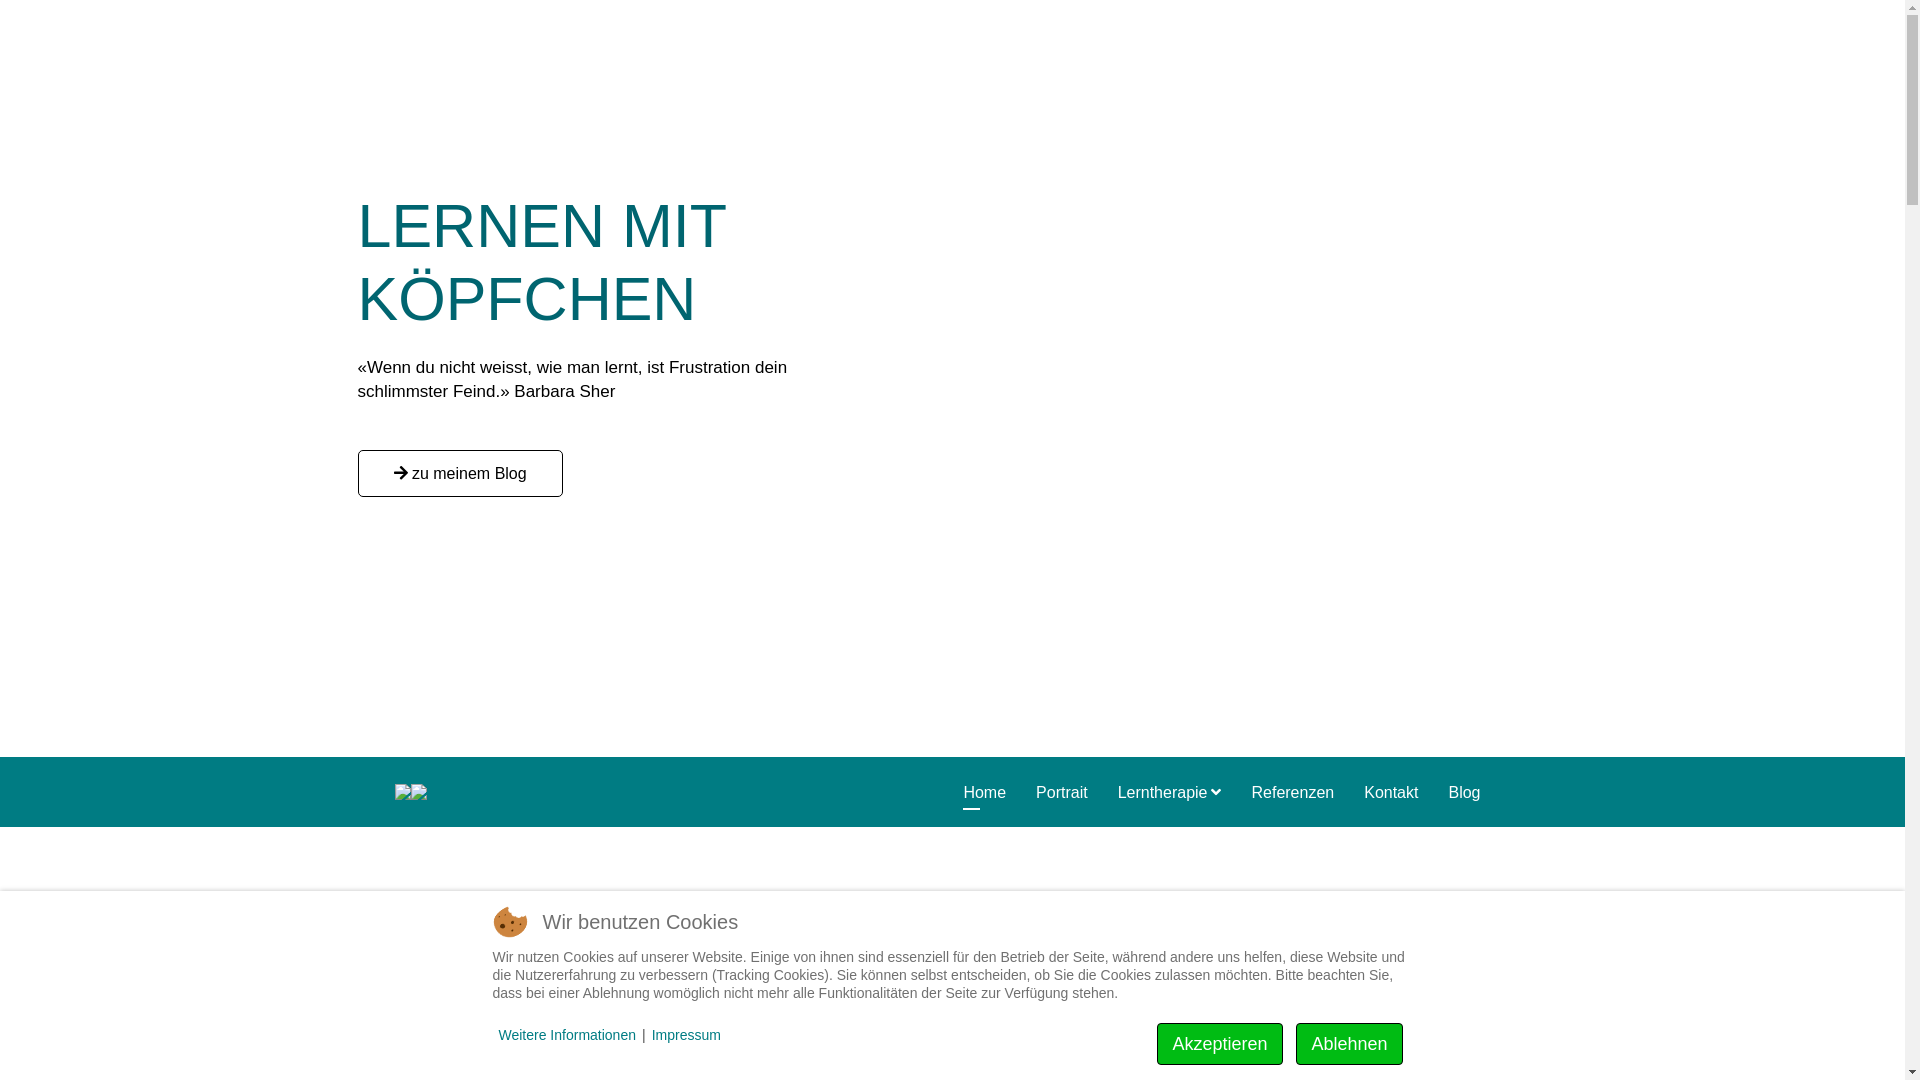  Describe the element at coordinates (1464, 792) in the screenshot. I see `'Blog'` at that location.